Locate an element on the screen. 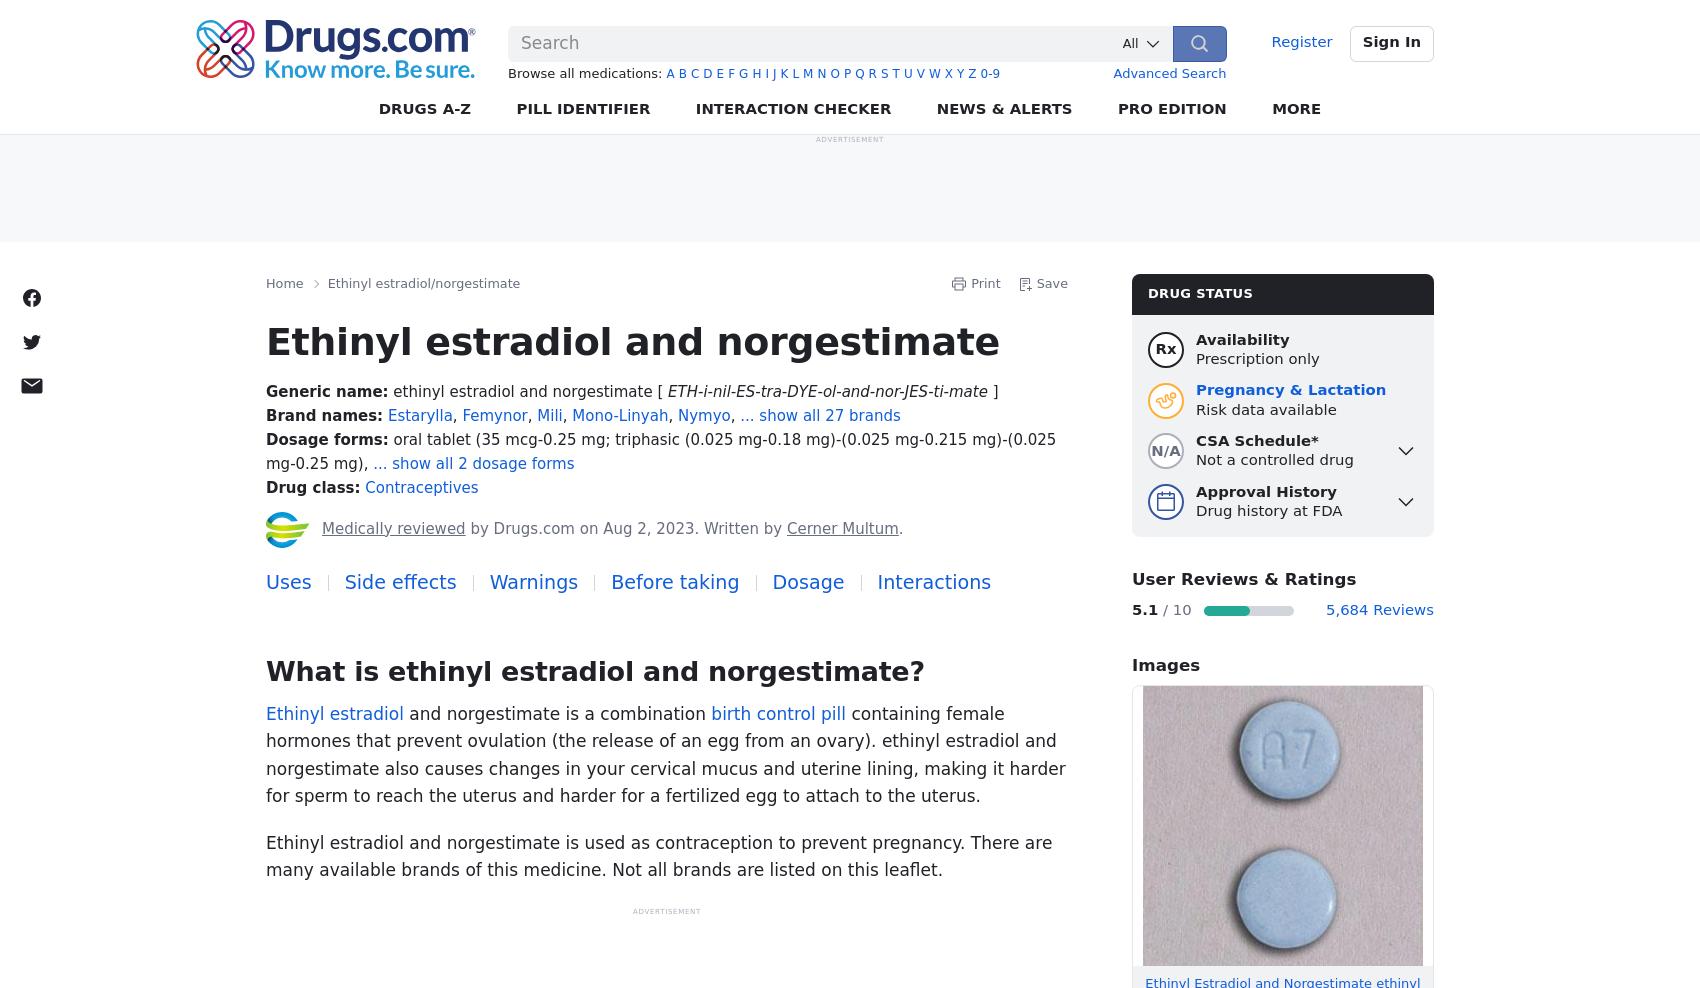 The width and height of the screenshot is (1700, 988). 'p' is located at coordinates (845, 74).